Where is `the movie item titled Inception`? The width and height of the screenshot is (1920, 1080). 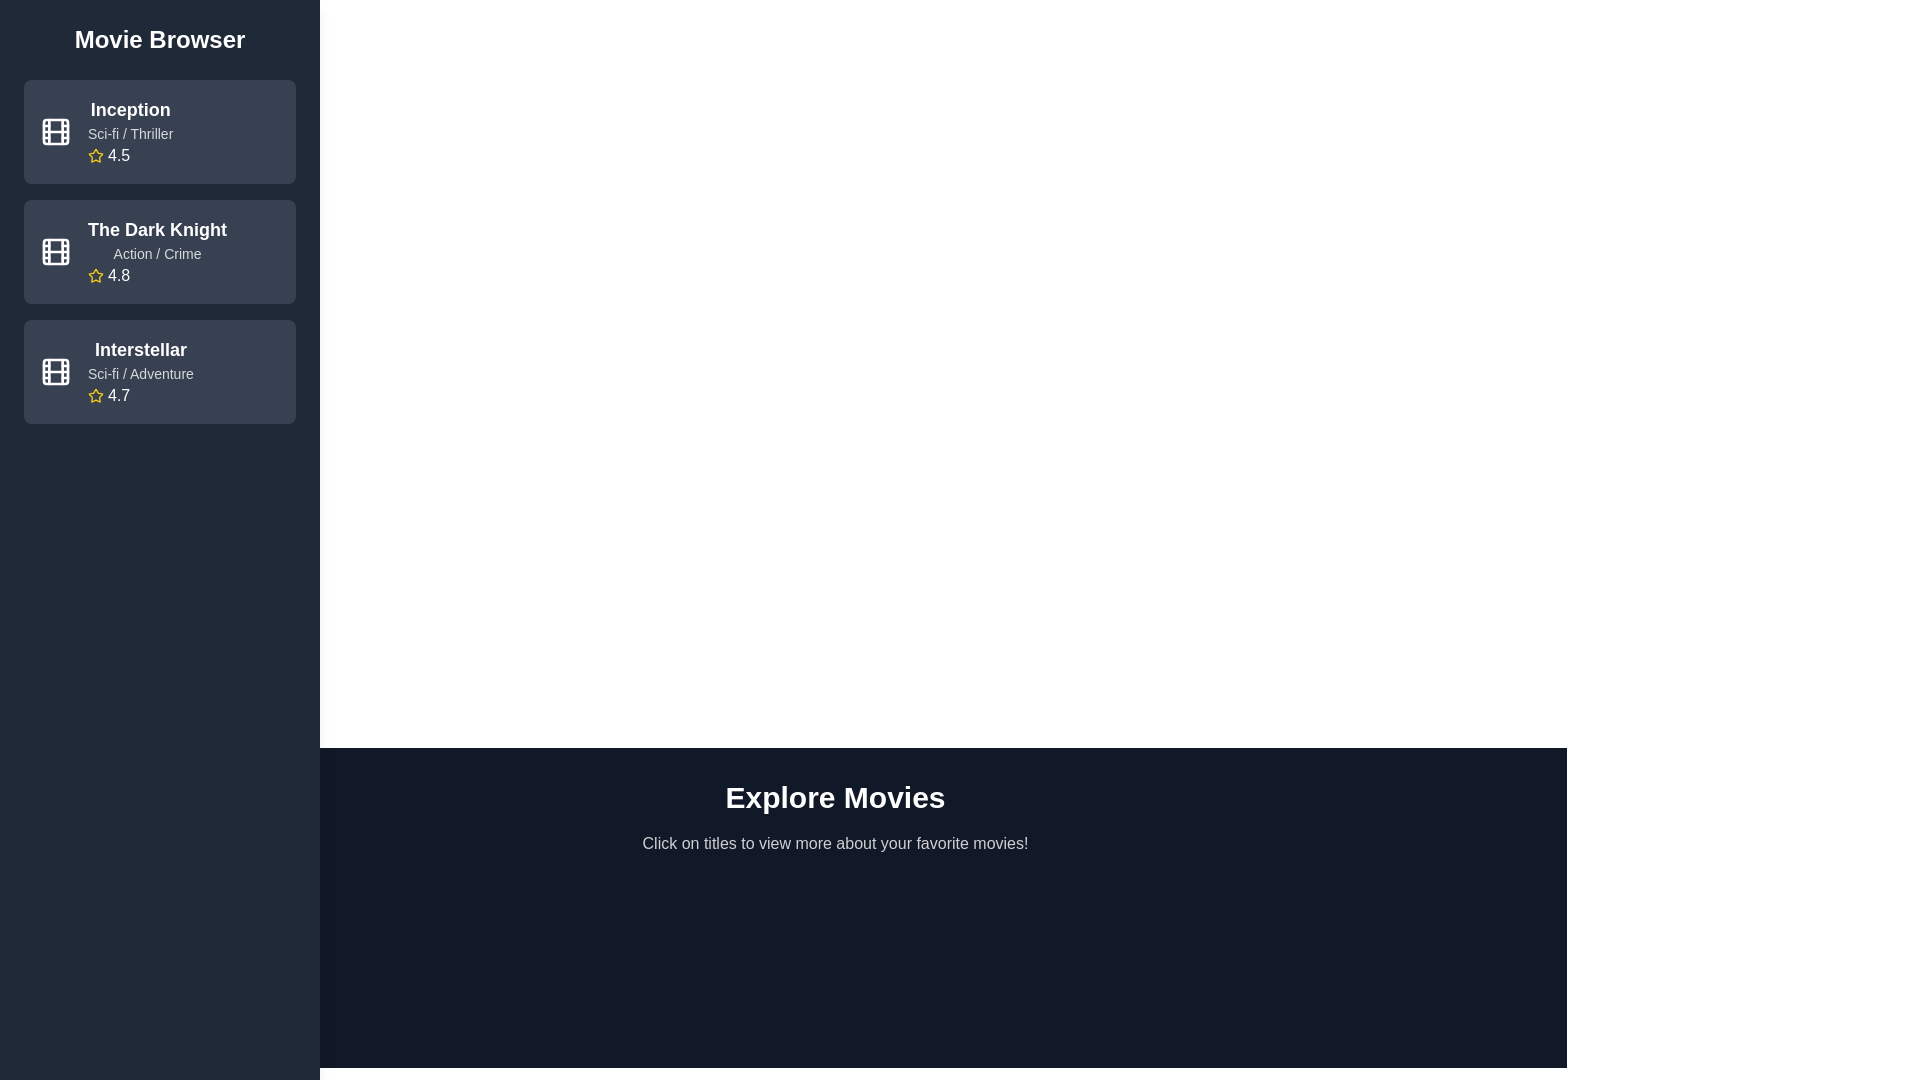
the movie item titled Inception is located at coordinates (158, 131).